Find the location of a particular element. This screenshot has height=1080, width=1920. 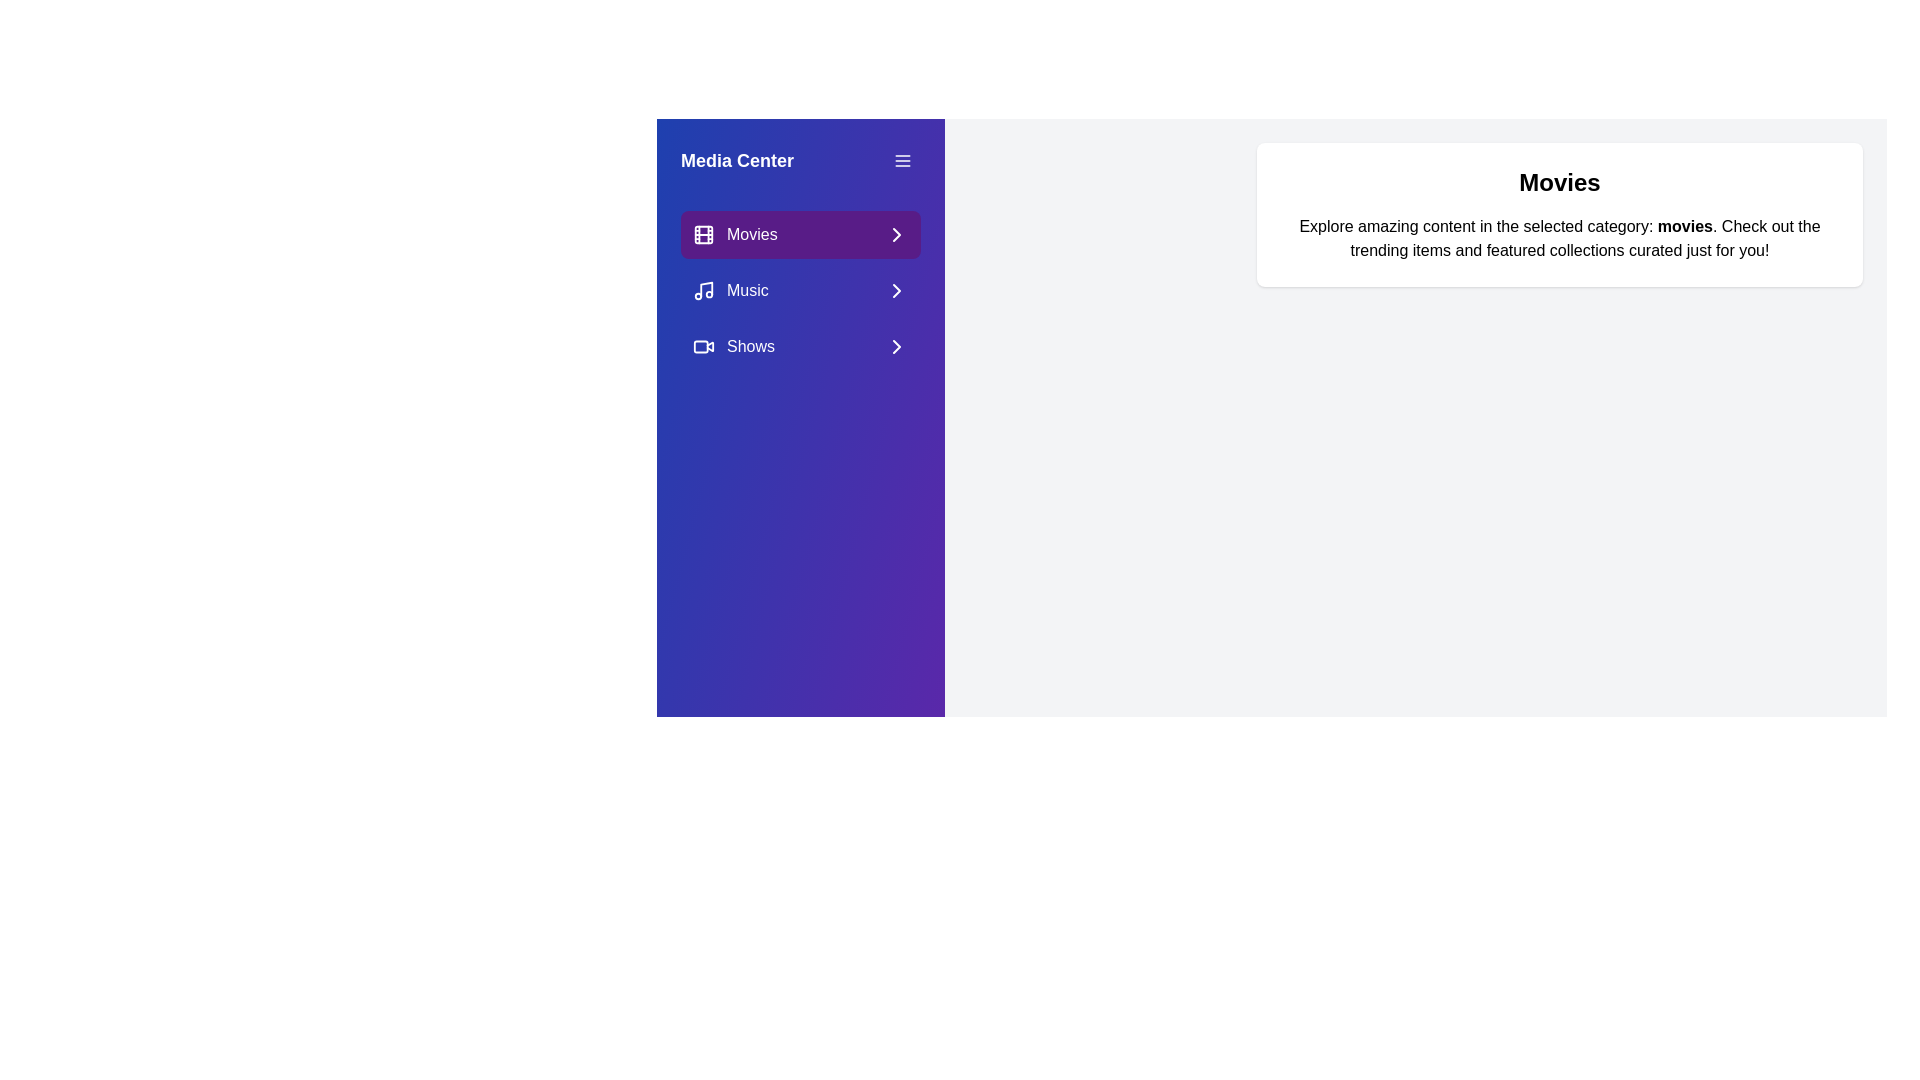

the chevron arrow icon located on the rightmost side of the 'Music' item in the vertical menu of the left sidebar is located at coordinates (896, 290).